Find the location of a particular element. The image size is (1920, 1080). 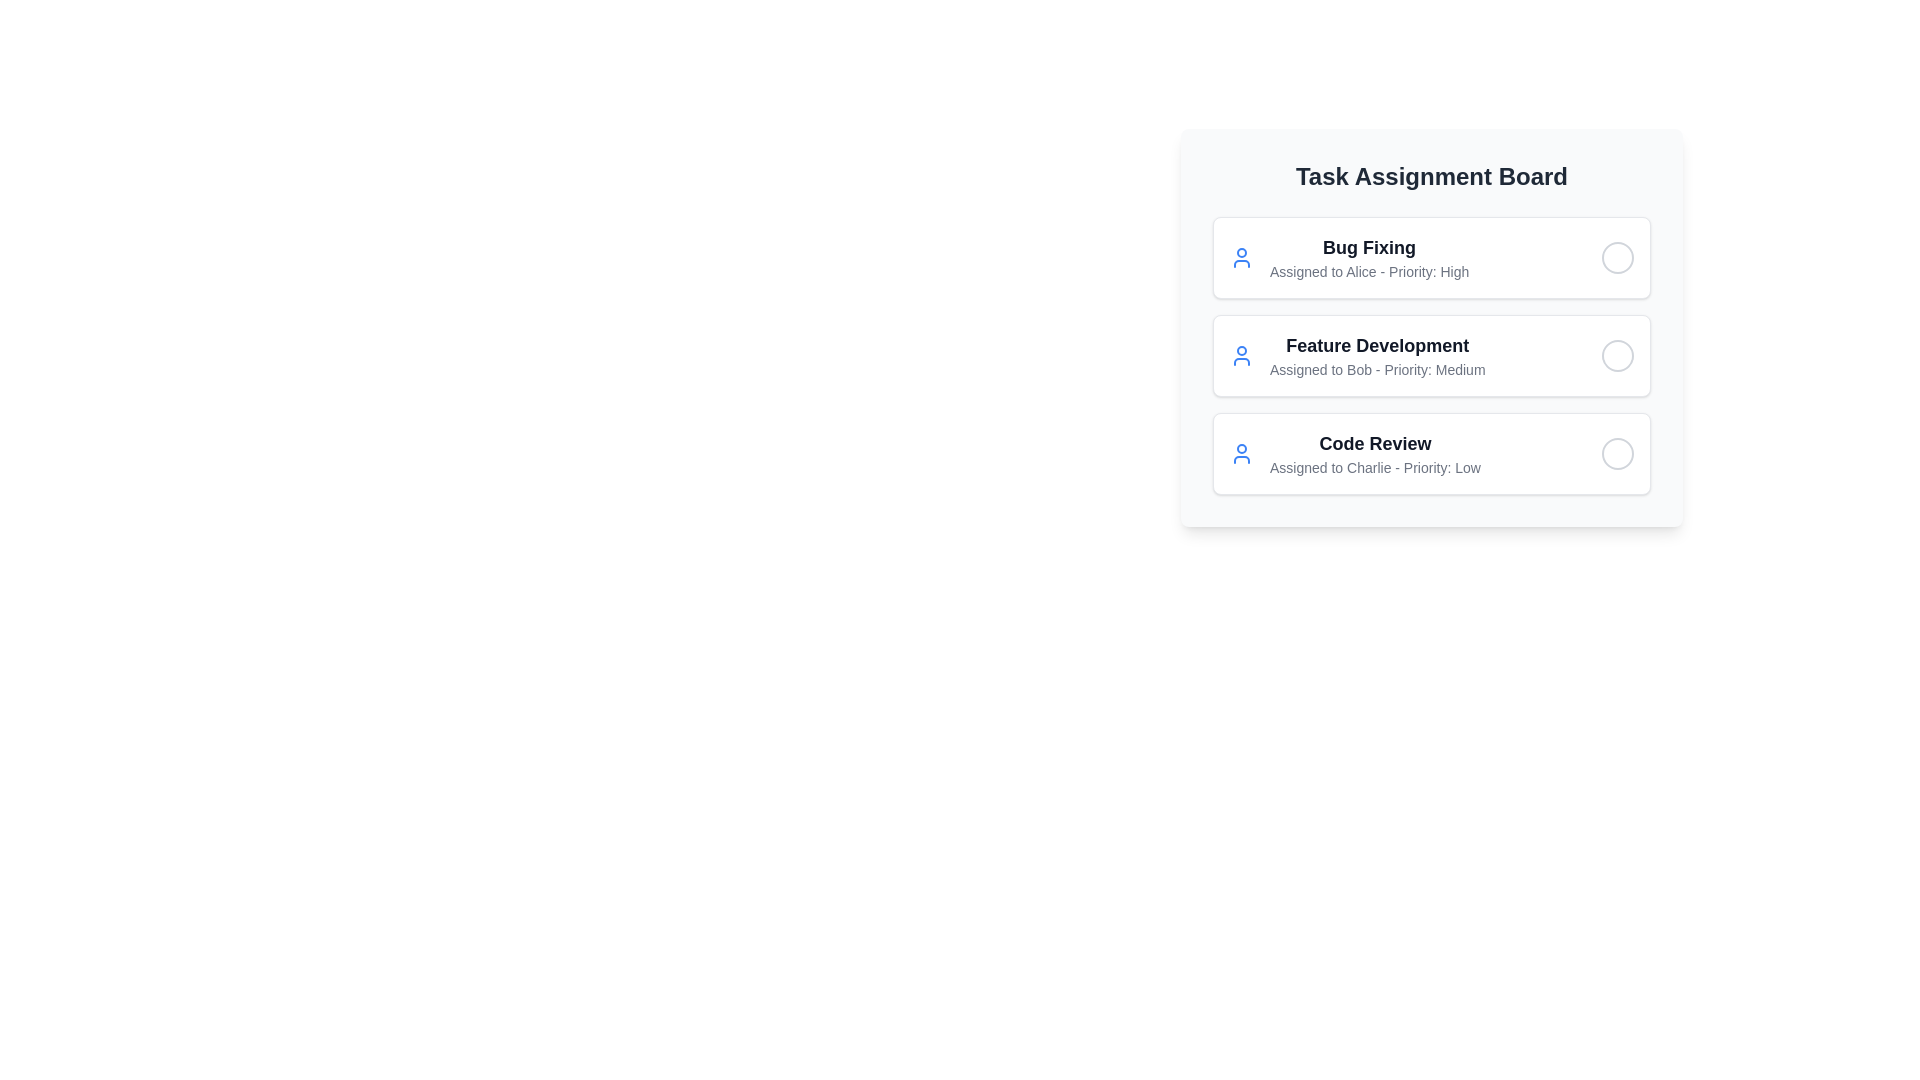

the 'Bug Fixing' task entry is located at coordinates (1348, 257).